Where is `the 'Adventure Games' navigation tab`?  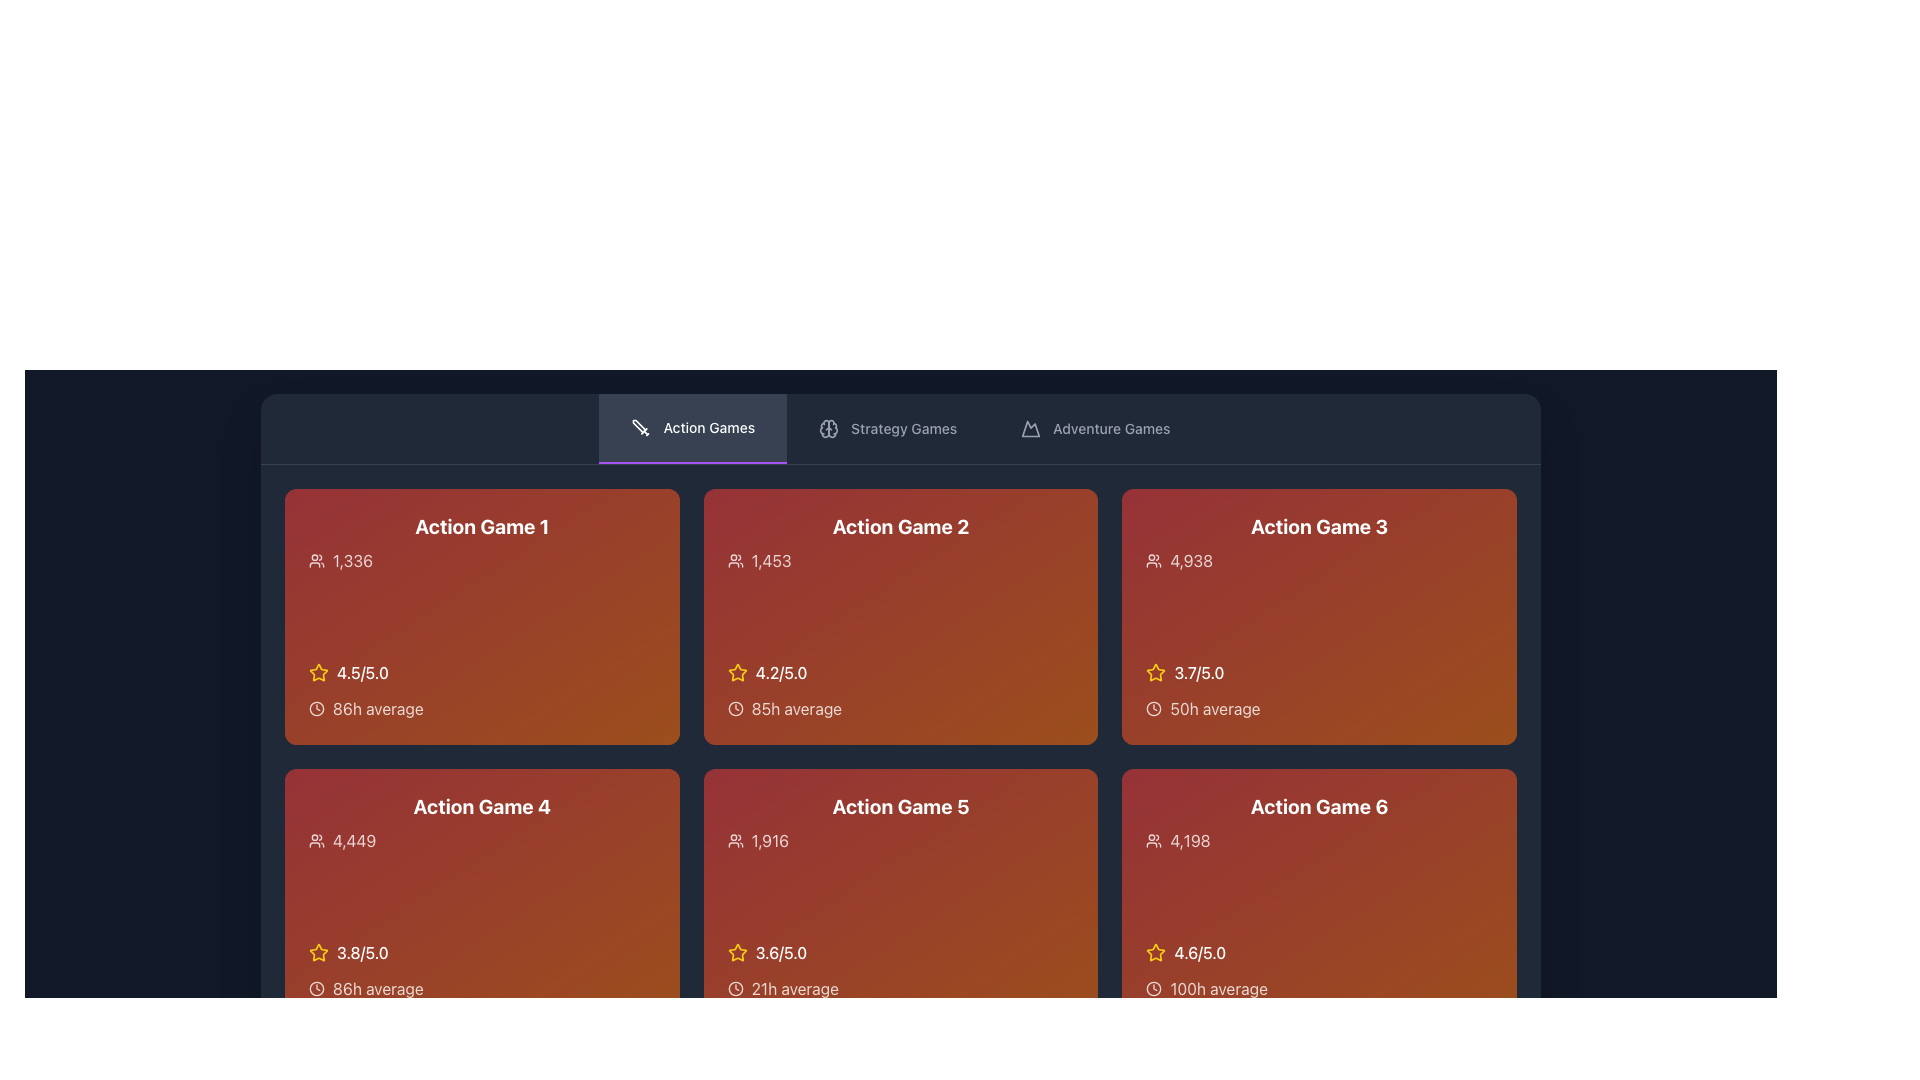 the 'Adventure Games' navigation tab is located at coordinates (1110, 427).